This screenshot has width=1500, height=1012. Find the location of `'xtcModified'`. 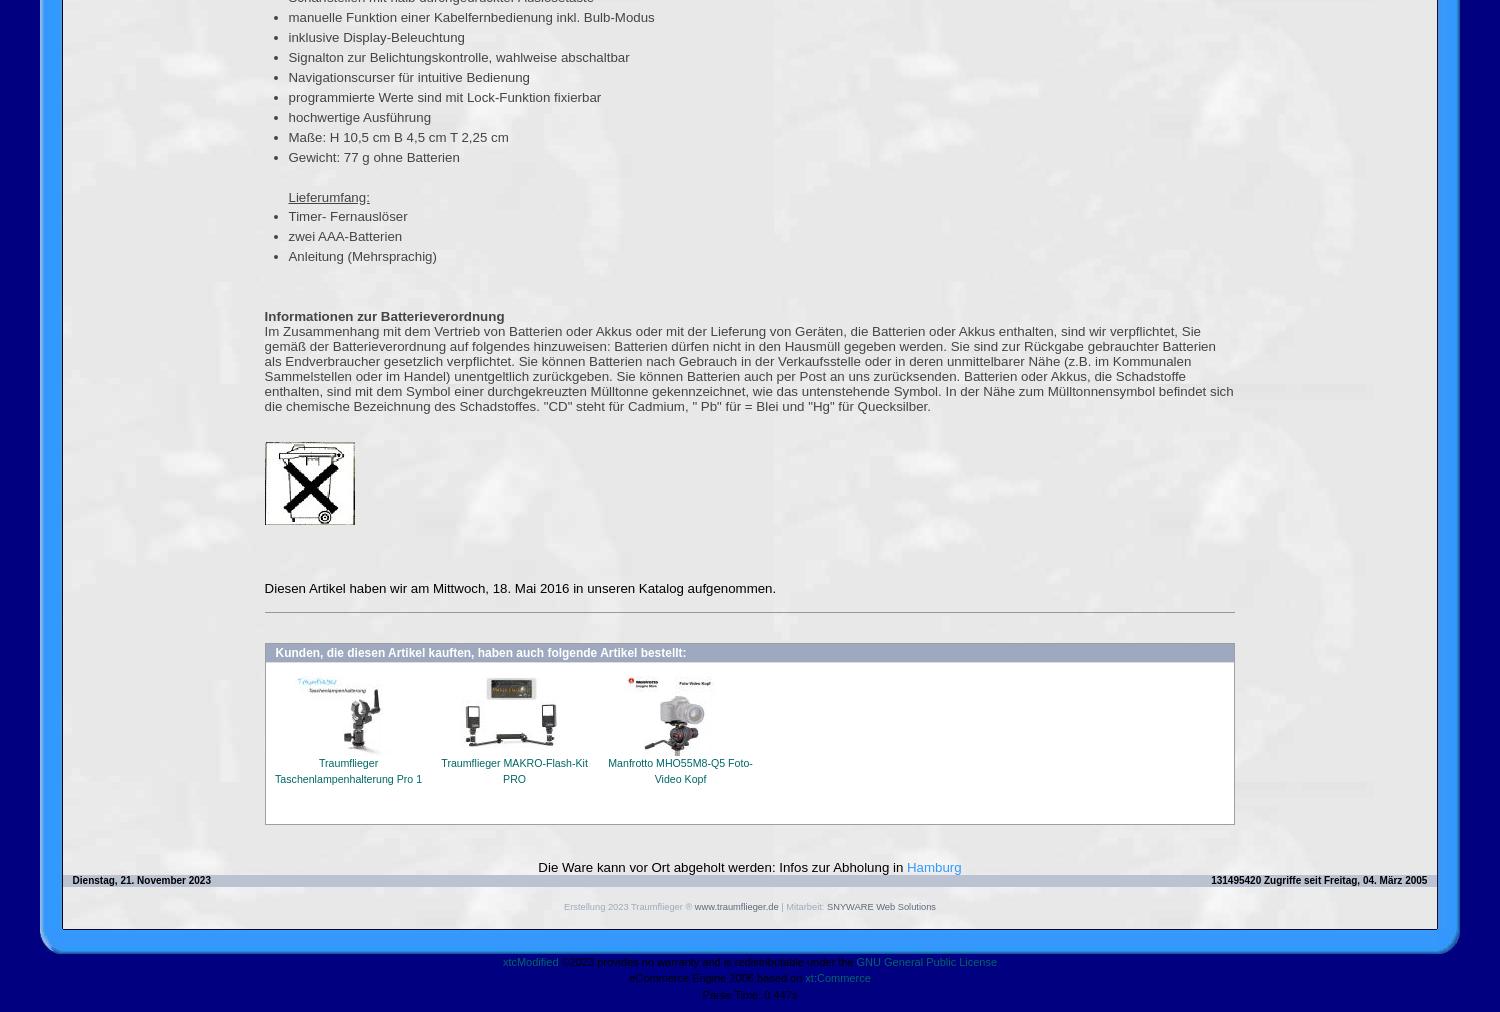

'xtcModified' is located at coordinates (529, 960).